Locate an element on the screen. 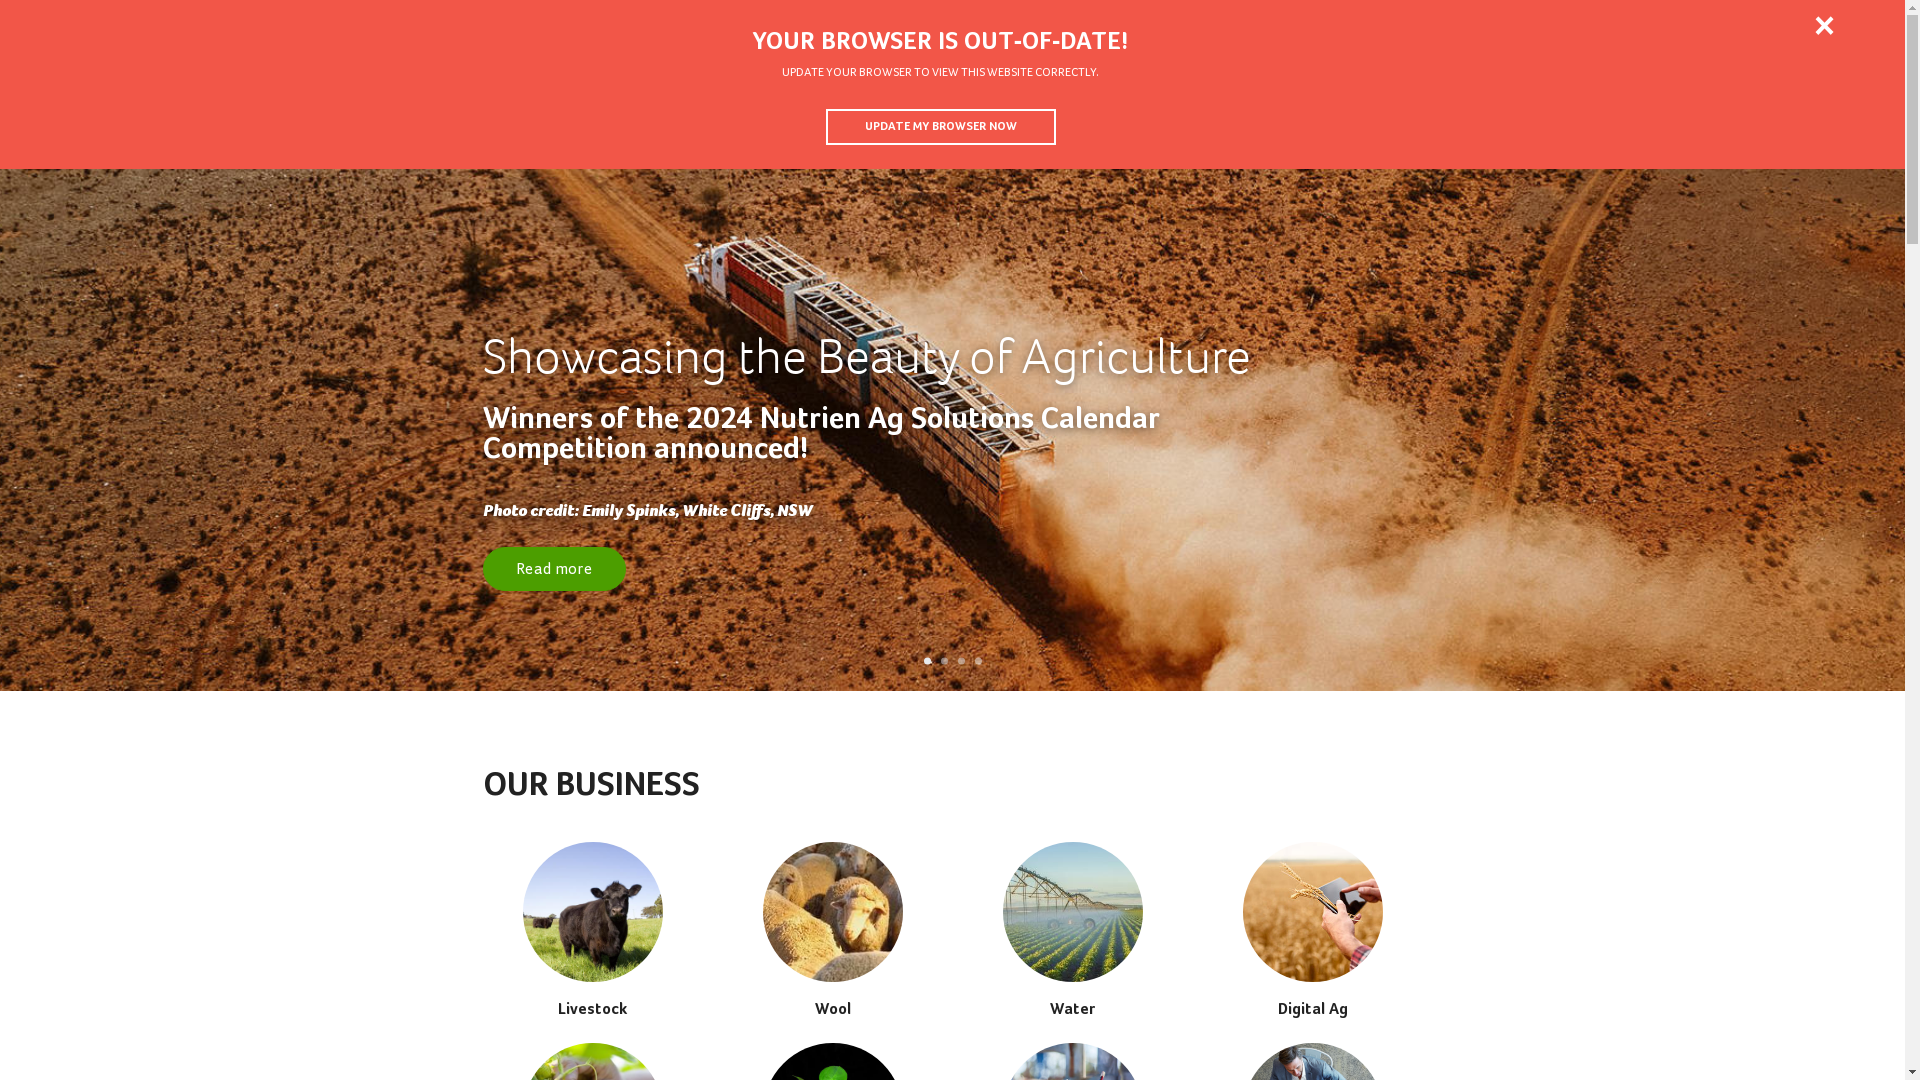  '1' is located at coordinates (923, 661).